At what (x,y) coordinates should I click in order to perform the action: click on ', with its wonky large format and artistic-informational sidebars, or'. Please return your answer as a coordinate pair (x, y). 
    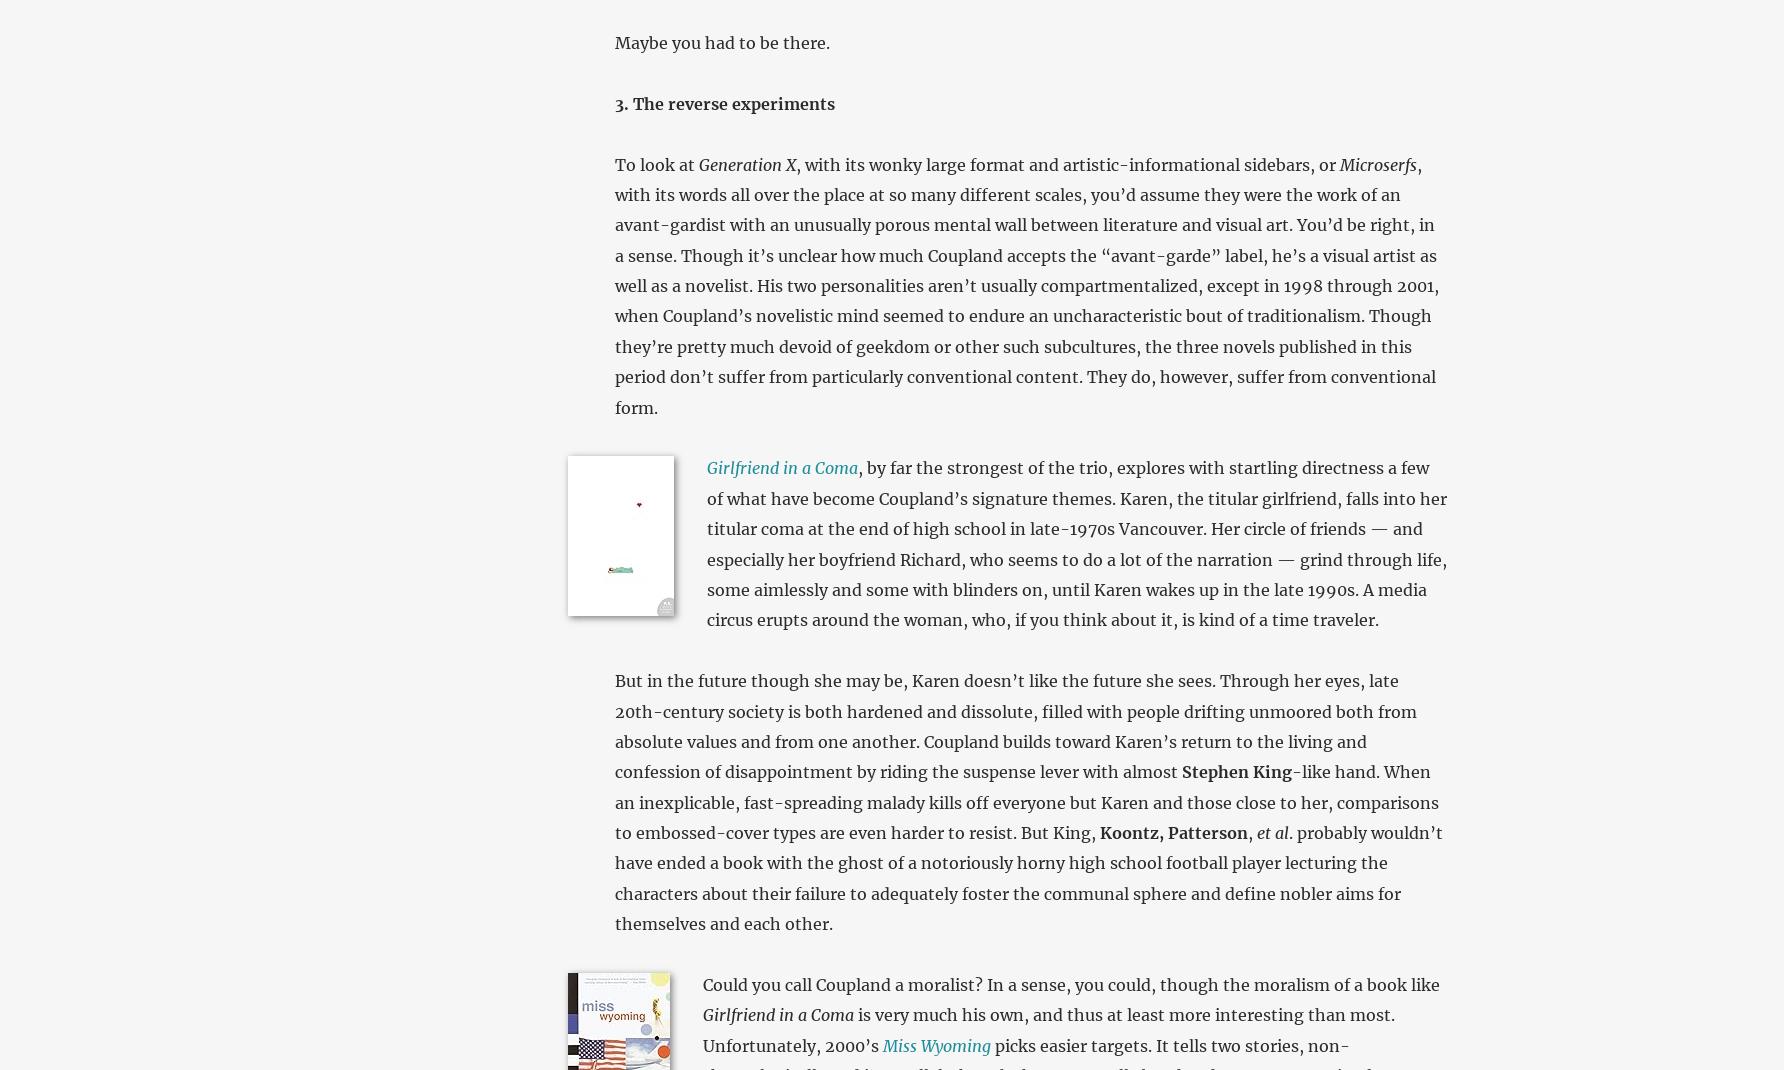
    Looking at the image, I should click on (1066, 164).